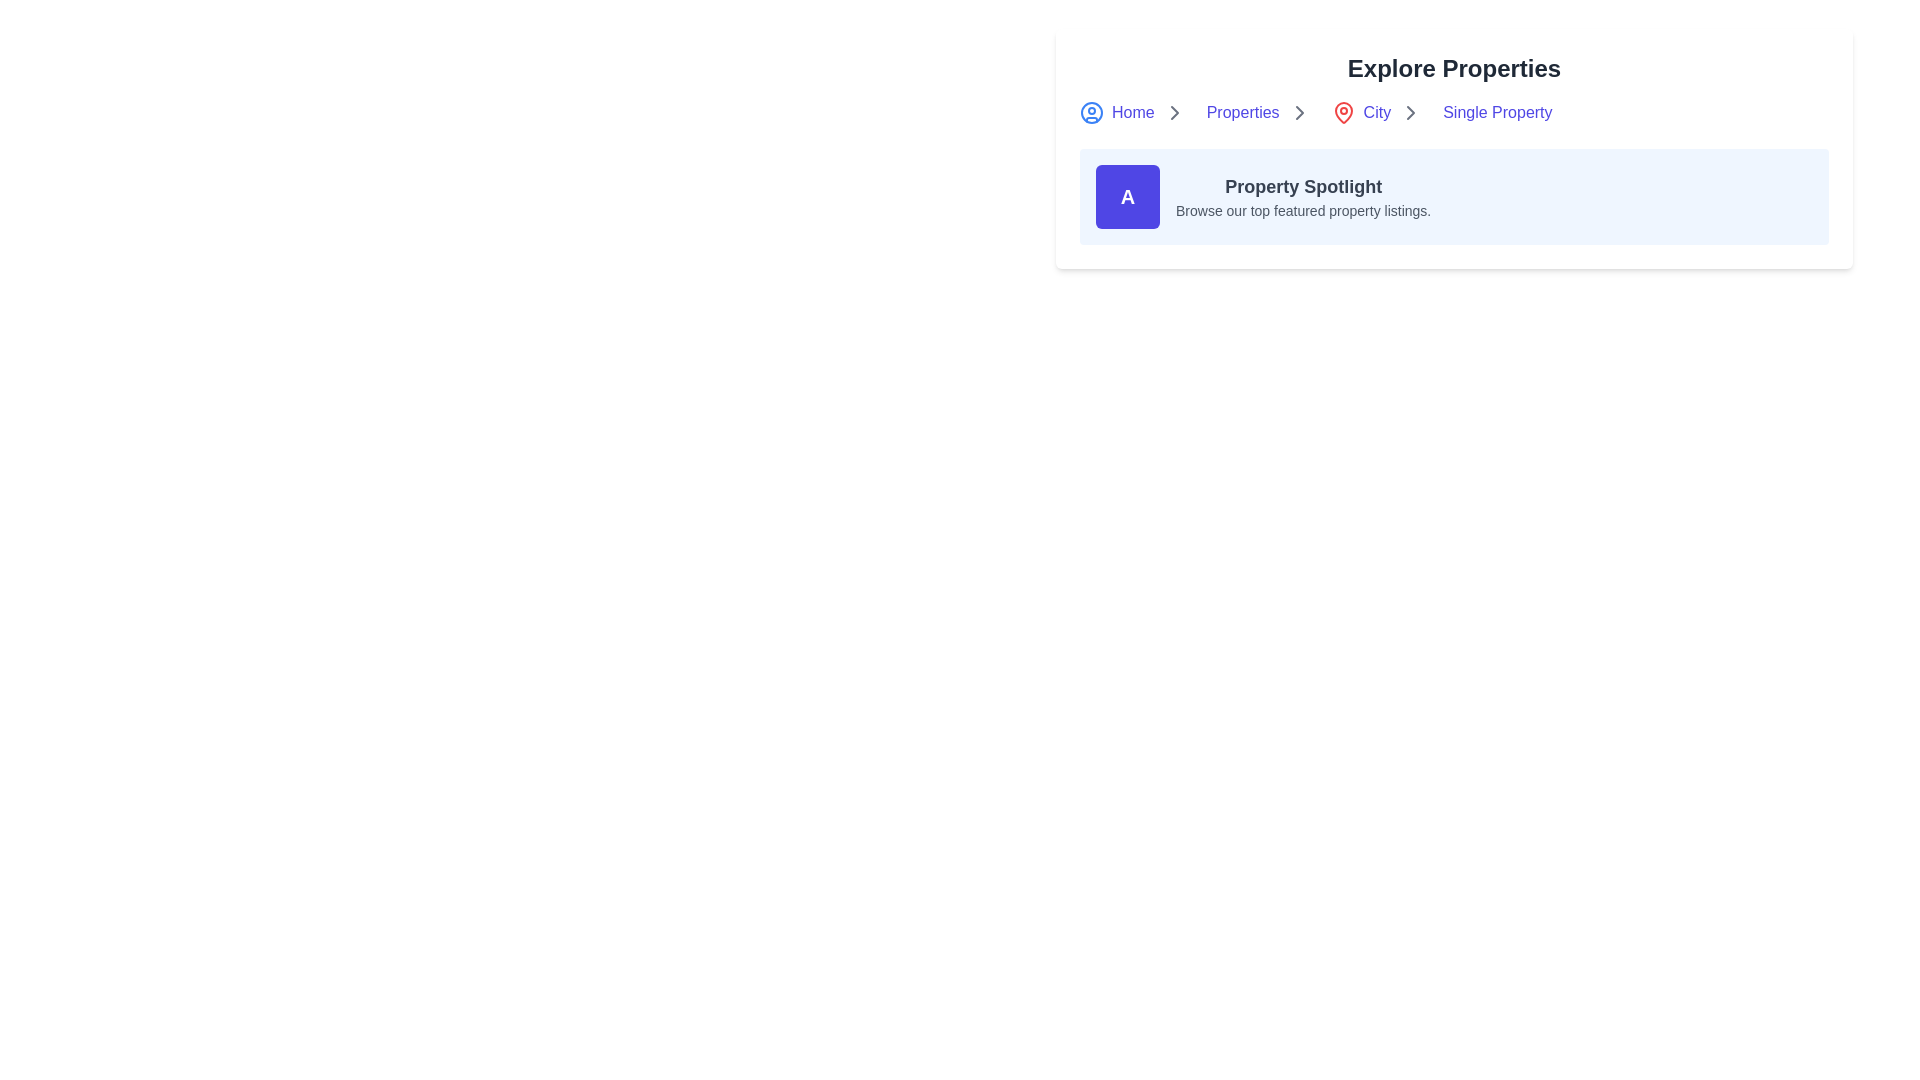 Image resolution: width=1920 pixels, height=1080 pixels. I want to click on the interactive hyperlink labeled 'City' in the breadcrumb navigation section to underline the text, so click(1360, 112).